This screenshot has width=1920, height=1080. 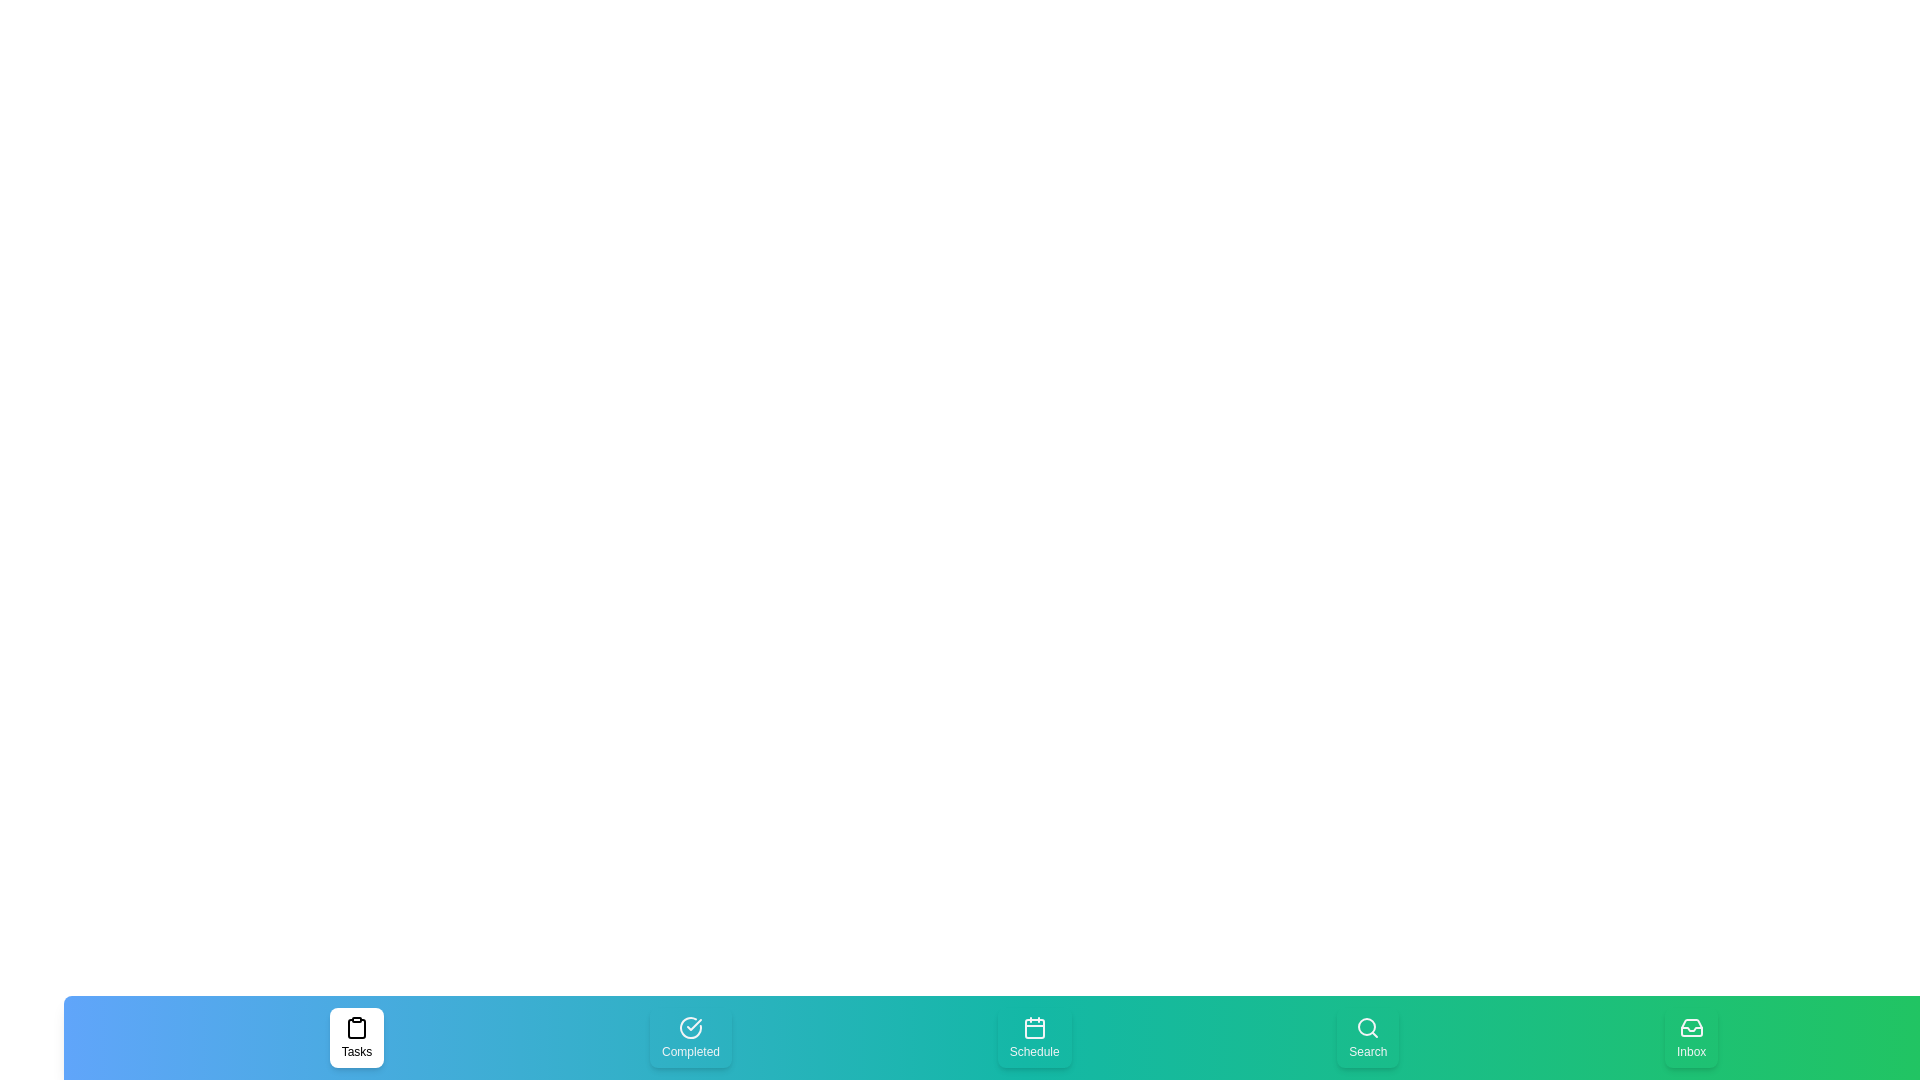 What do you see at coordinates (1690, 1036) in the screenshot?
I see `the Inbox tab to select it` at bounding box center [1690, 1036].